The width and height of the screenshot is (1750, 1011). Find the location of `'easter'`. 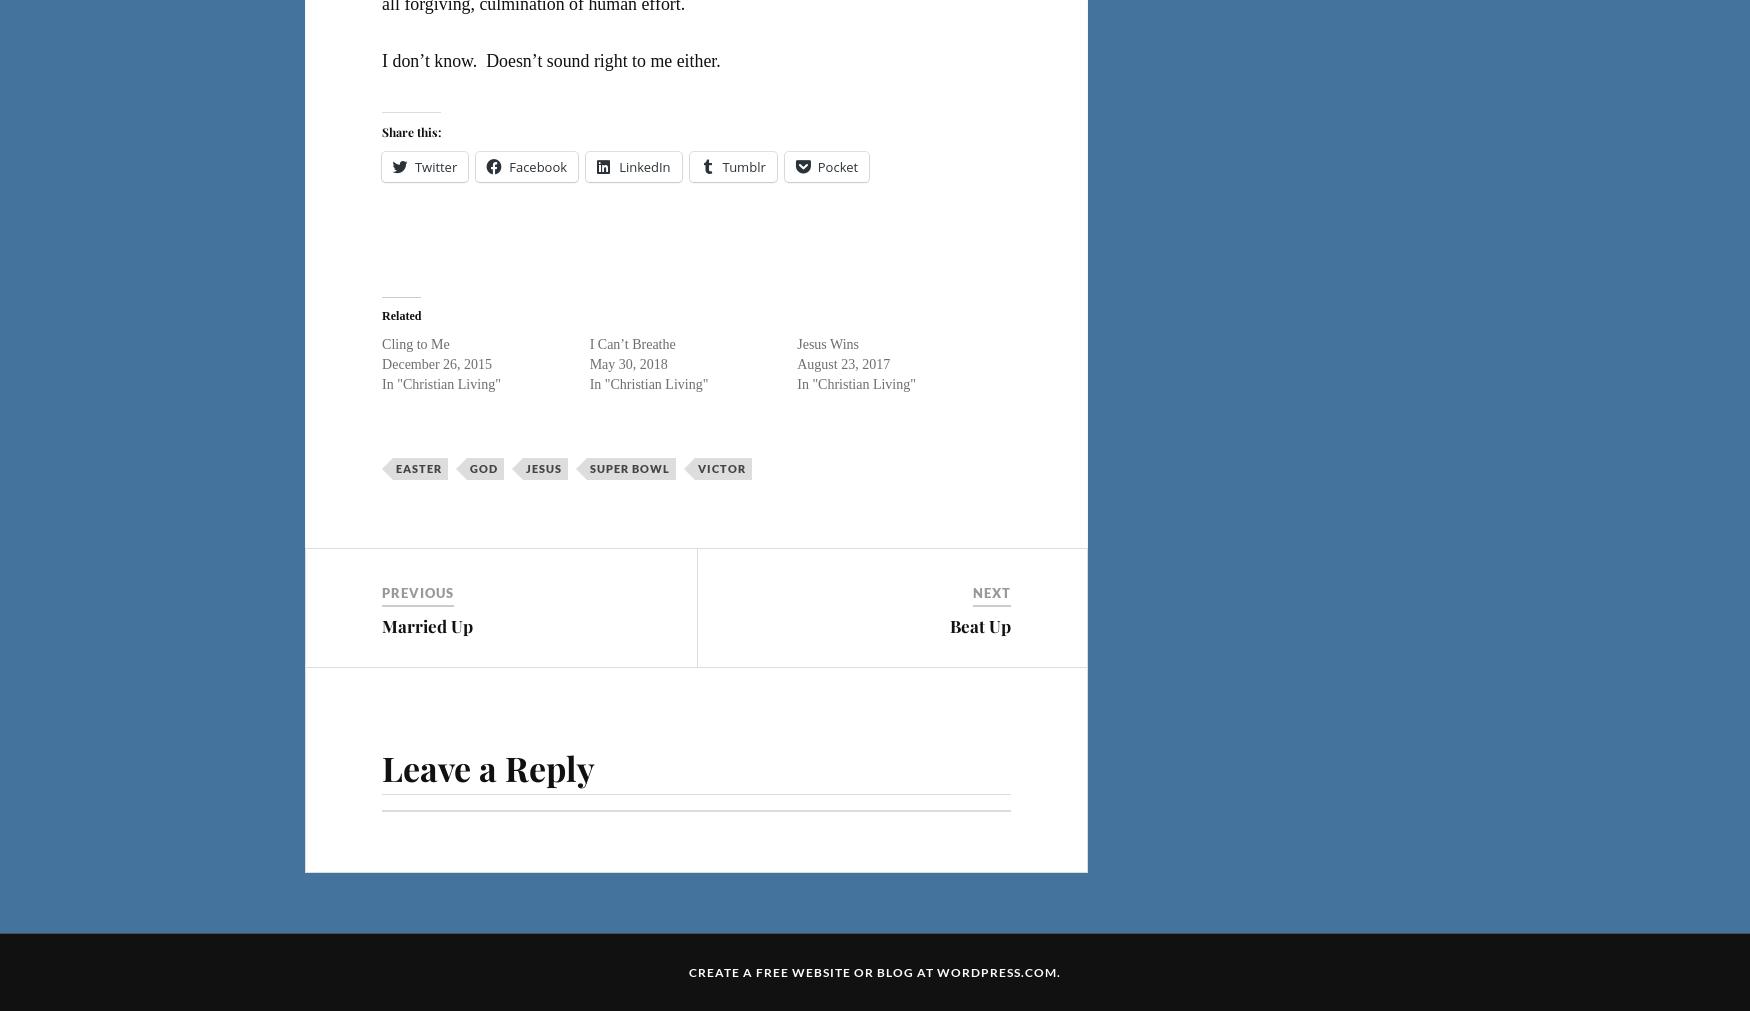

'easter' is located at coordinates (417, 466).